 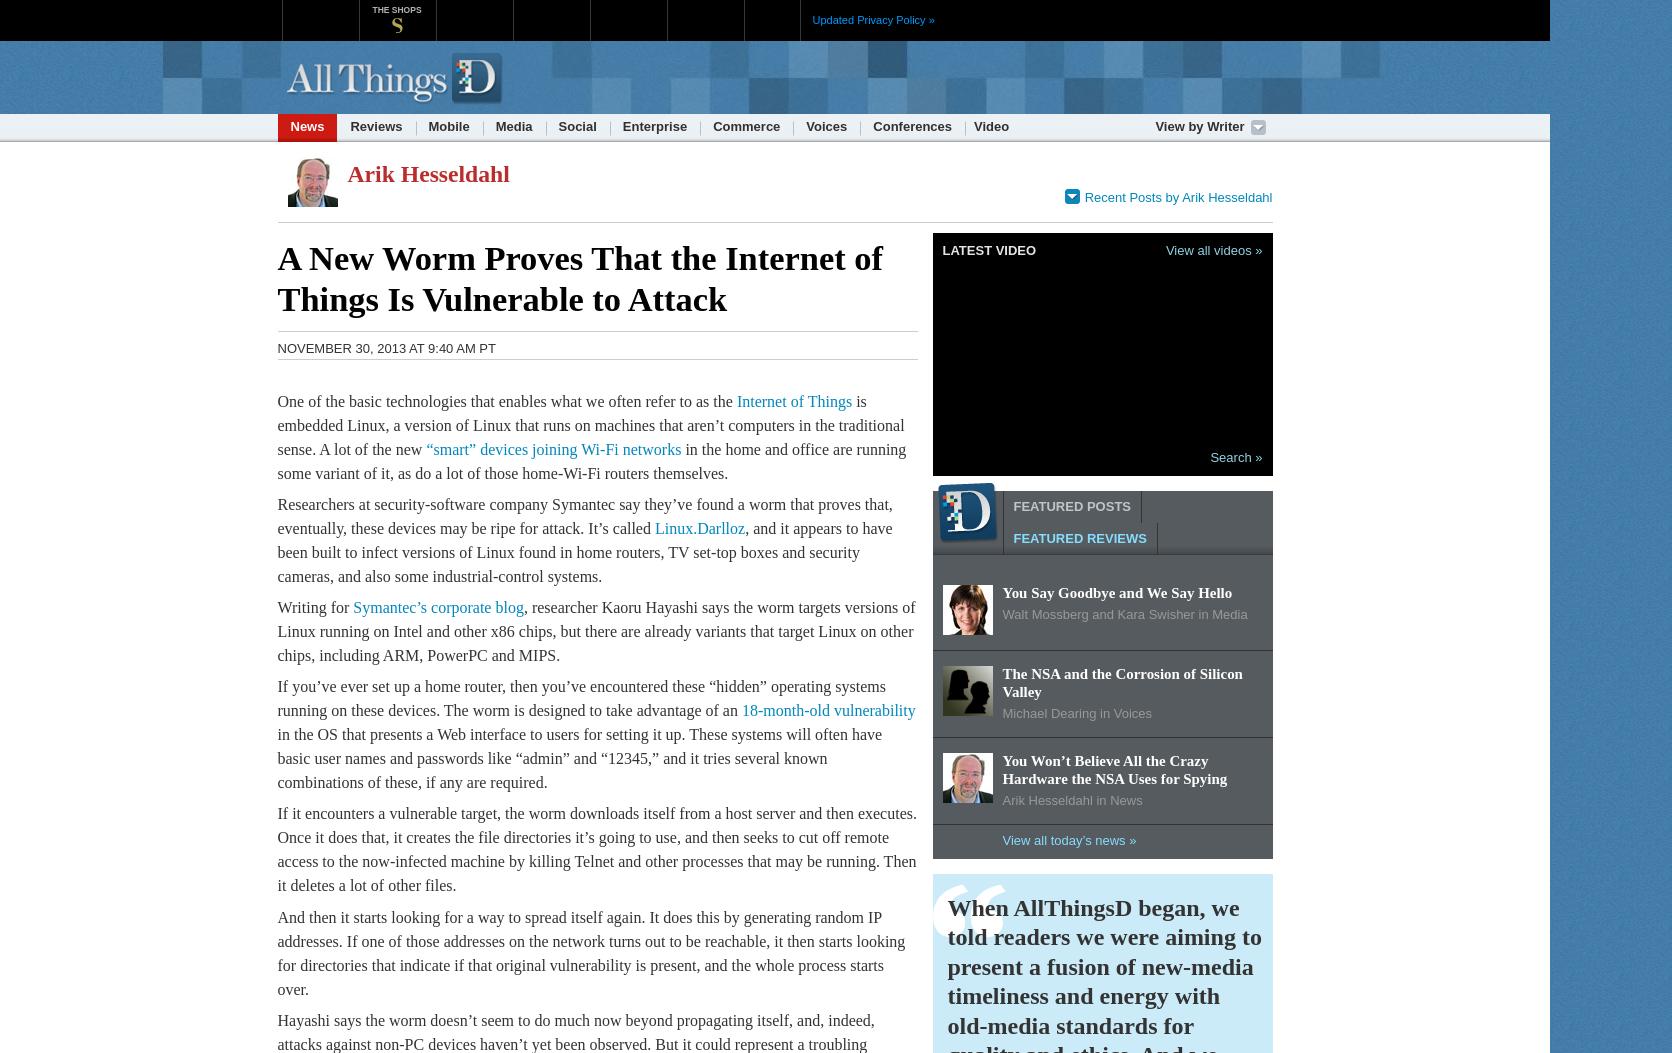 I want to click on 'Mobile', so click(x=428, y=126).